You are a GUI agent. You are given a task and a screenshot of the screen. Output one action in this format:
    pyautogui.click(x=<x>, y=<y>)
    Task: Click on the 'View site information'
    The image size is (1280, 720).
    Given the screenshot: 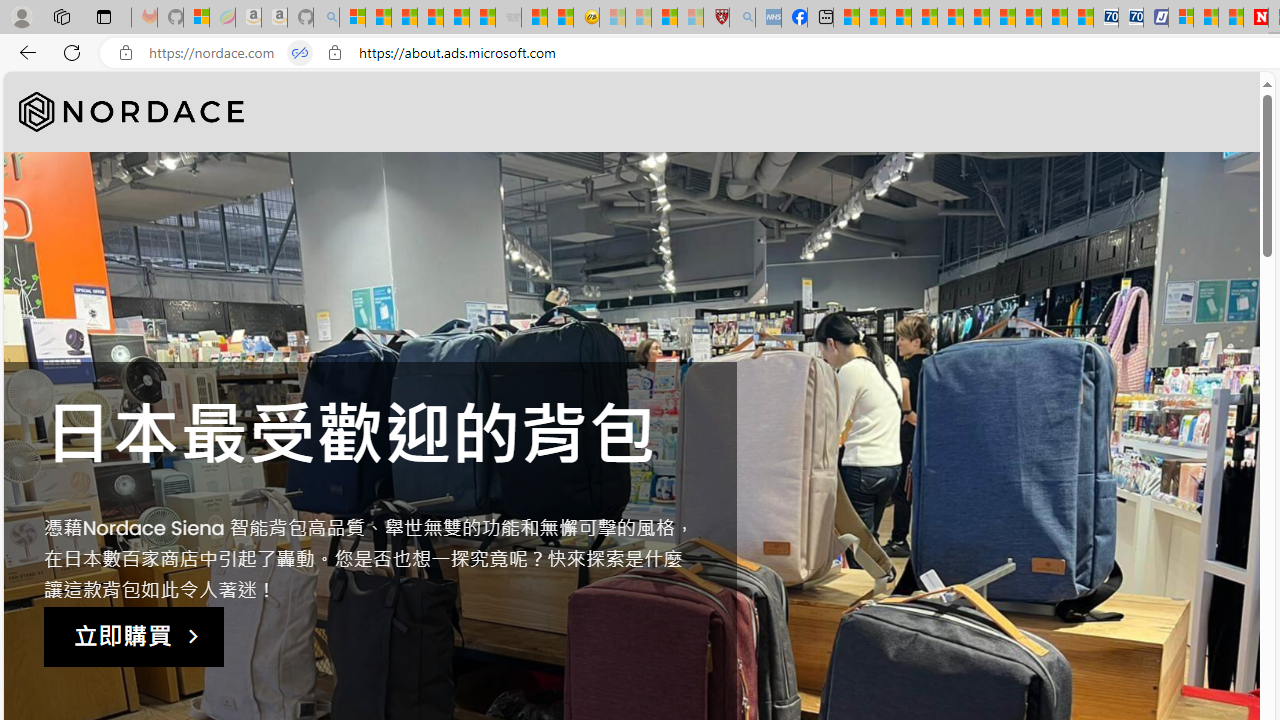 What is the action you would take?
    pyautogui.click(x=334, y=52)
    